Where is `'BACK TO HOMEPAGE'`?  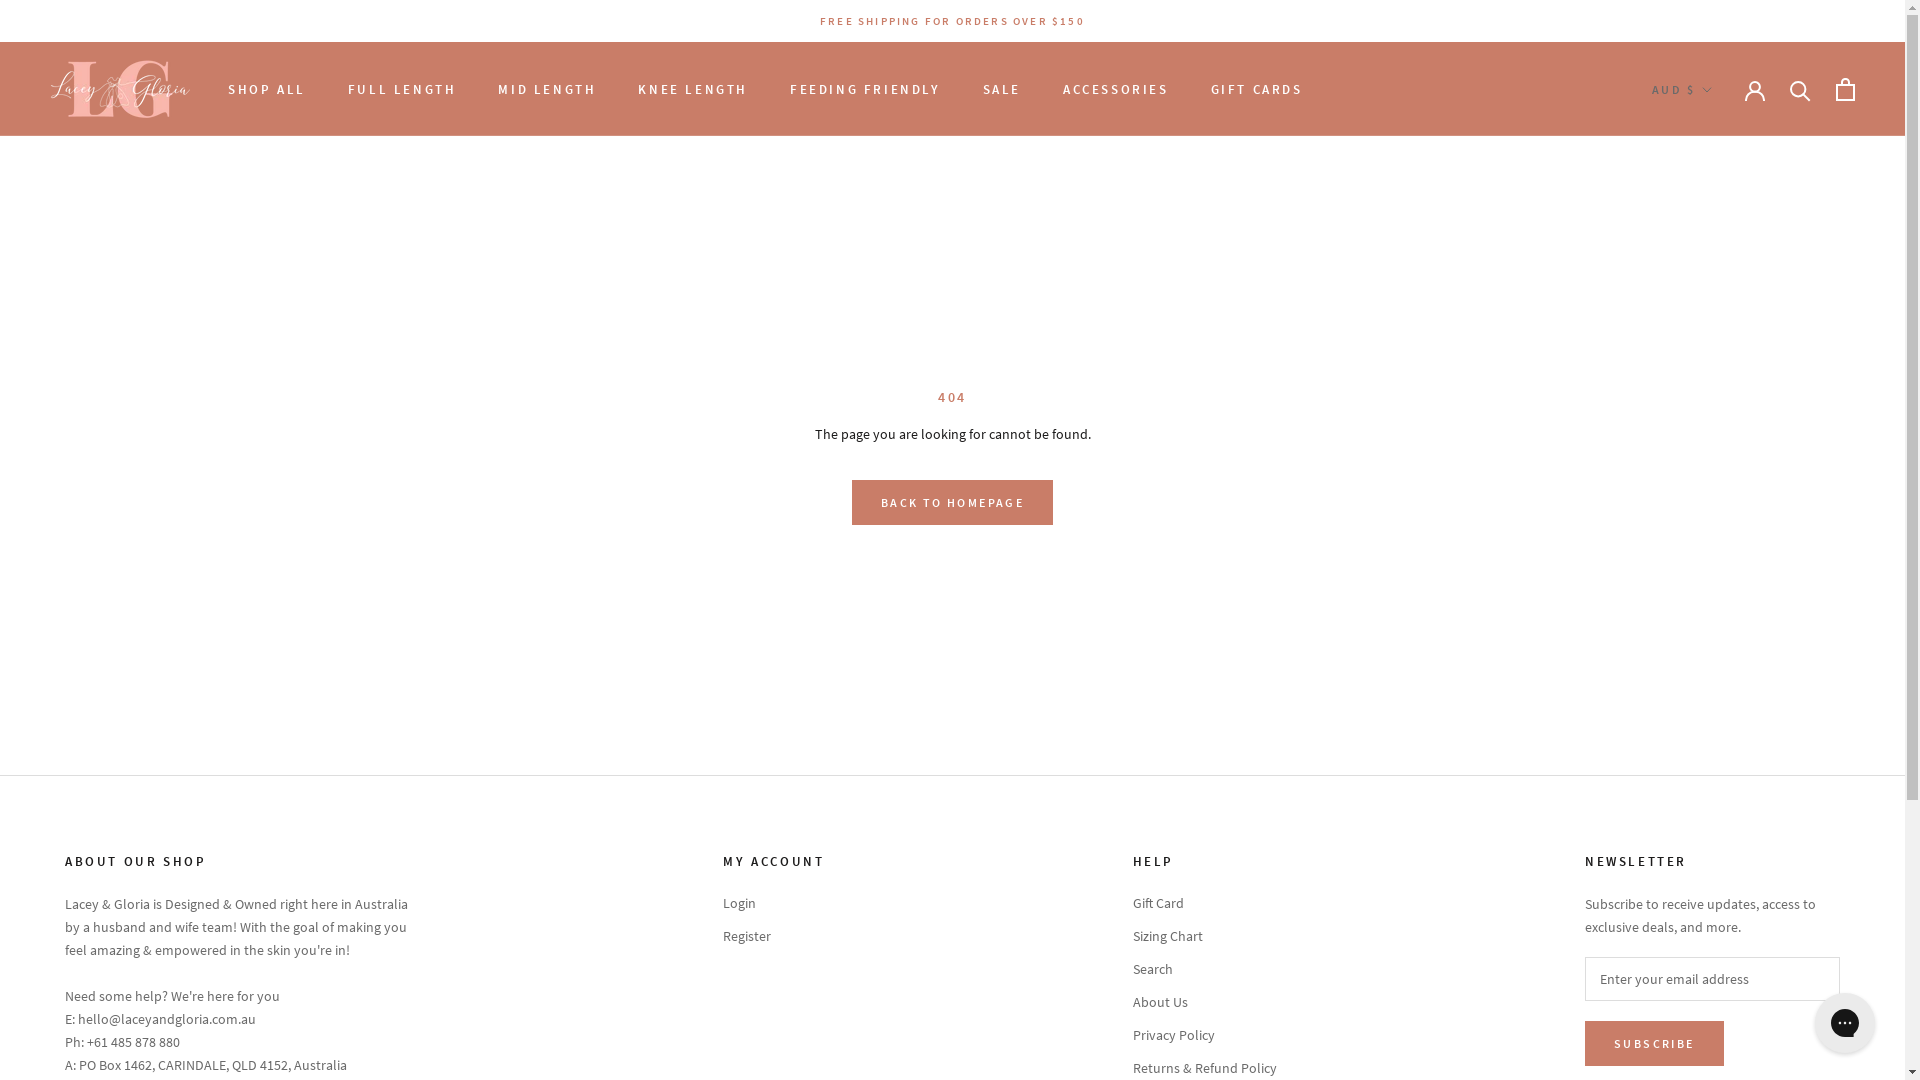 'BACK TO HOMEPAGE' is located at coordinates (951, 501).